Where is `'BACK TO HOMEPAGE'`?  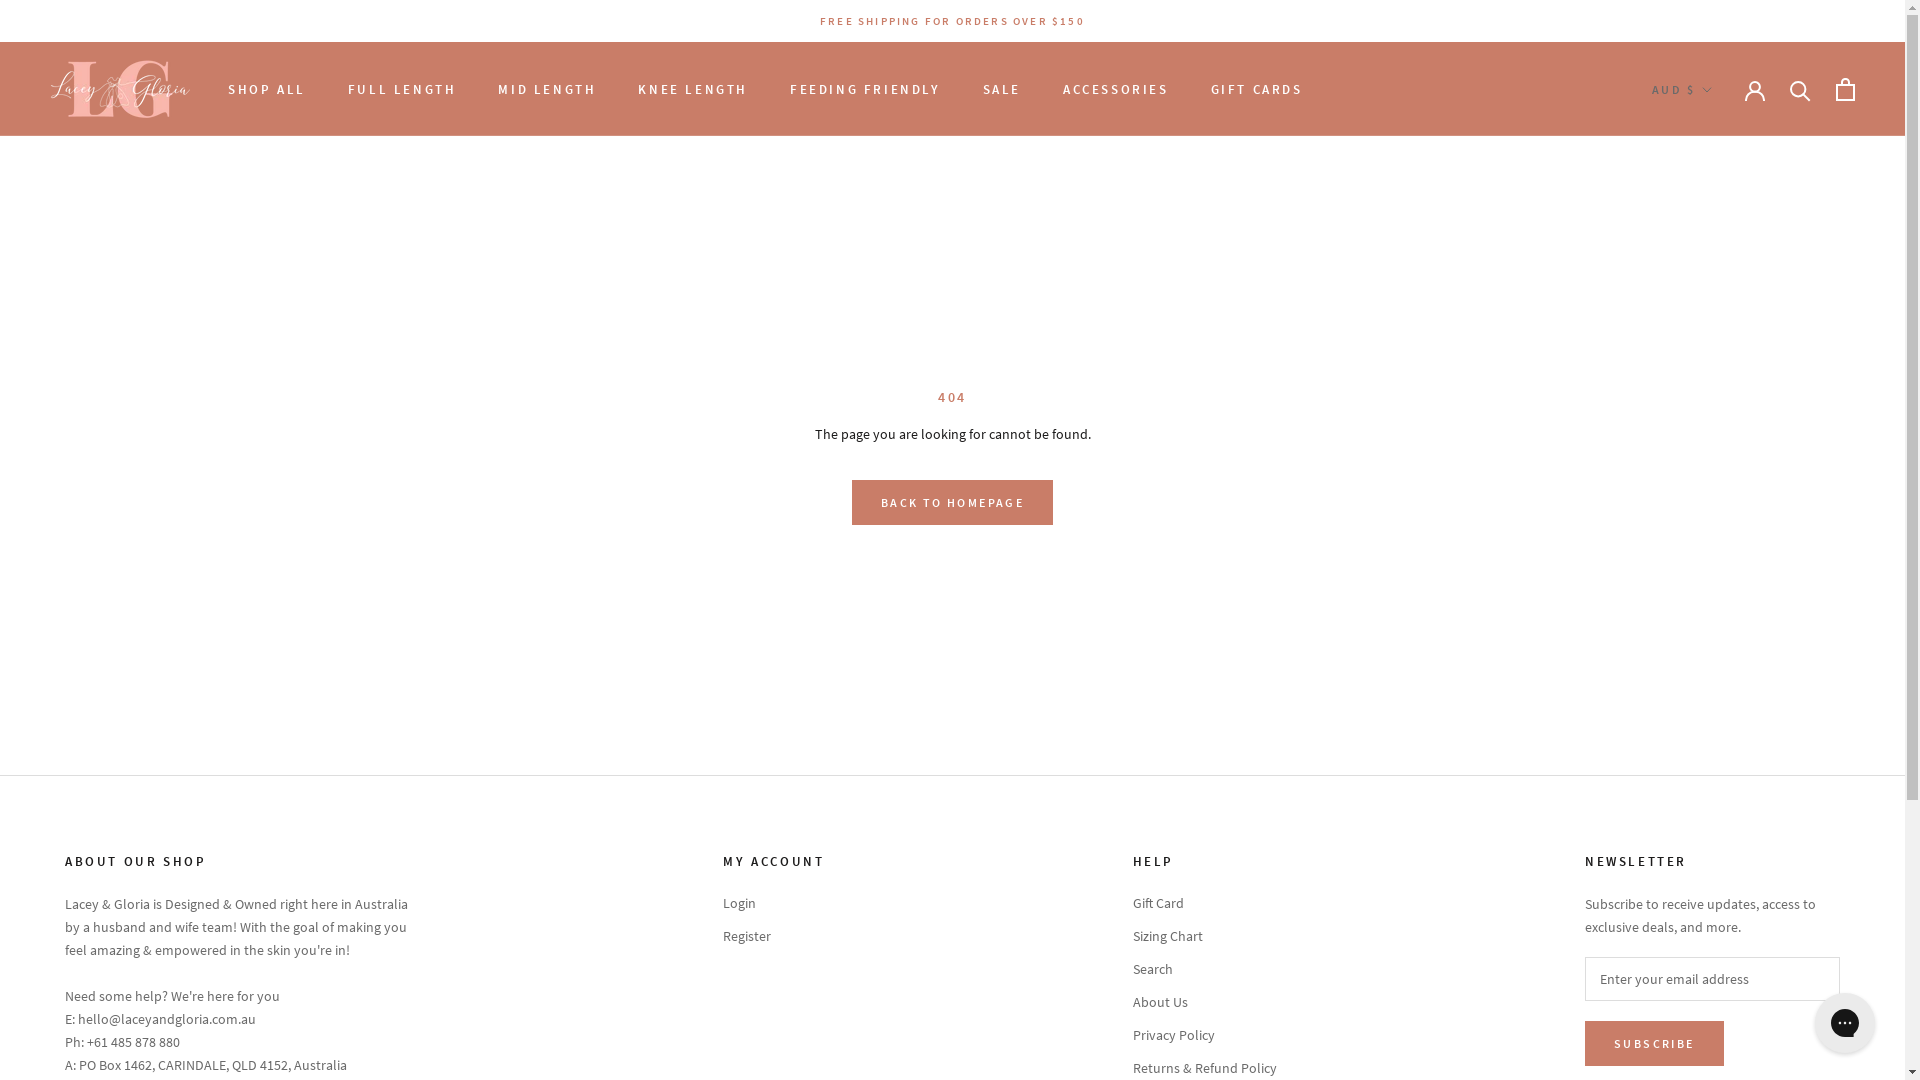 'BACK TO HOMEPAGE' is located at coordinates (951, 501).